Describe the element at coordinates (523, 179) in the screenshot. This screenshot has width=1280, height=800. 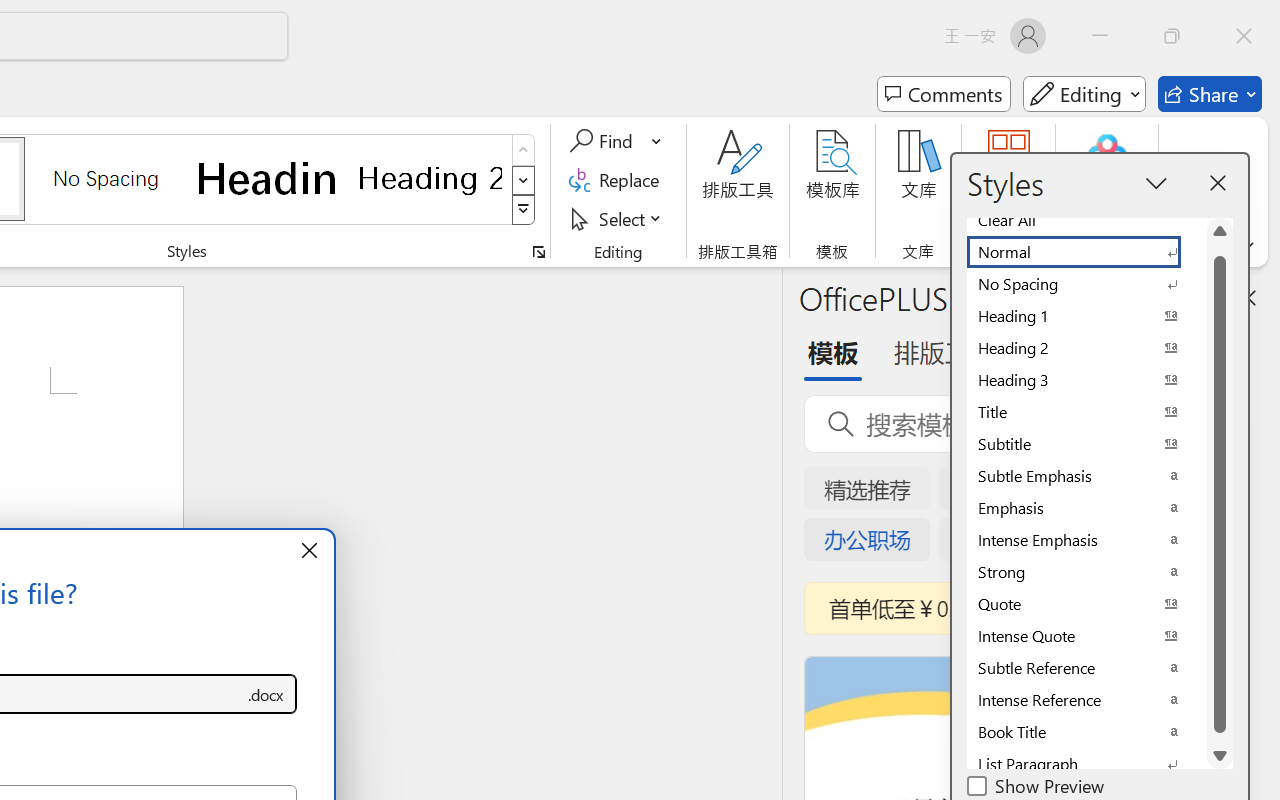
I see `'Row Down'` at that location.